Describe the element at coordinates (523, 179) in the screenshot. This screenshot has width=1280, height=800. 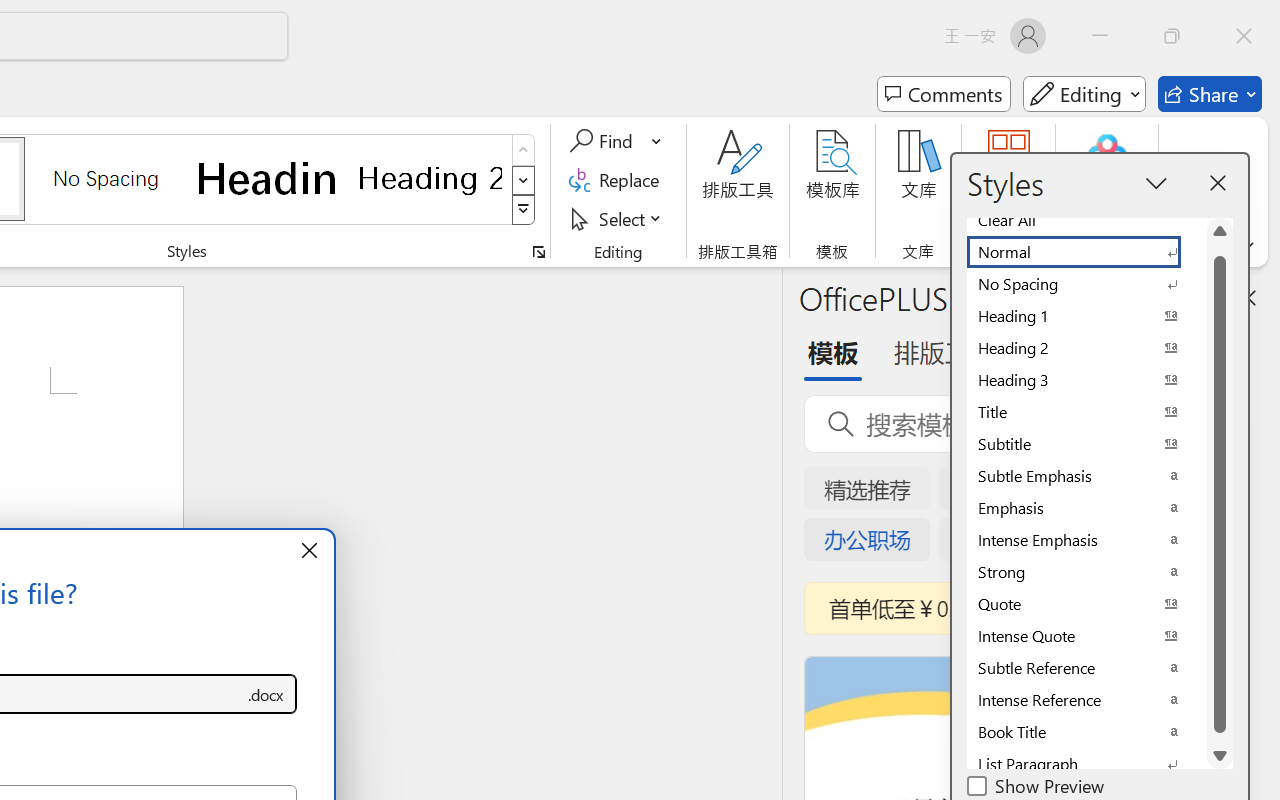
I see `'Row Down'` at that location.